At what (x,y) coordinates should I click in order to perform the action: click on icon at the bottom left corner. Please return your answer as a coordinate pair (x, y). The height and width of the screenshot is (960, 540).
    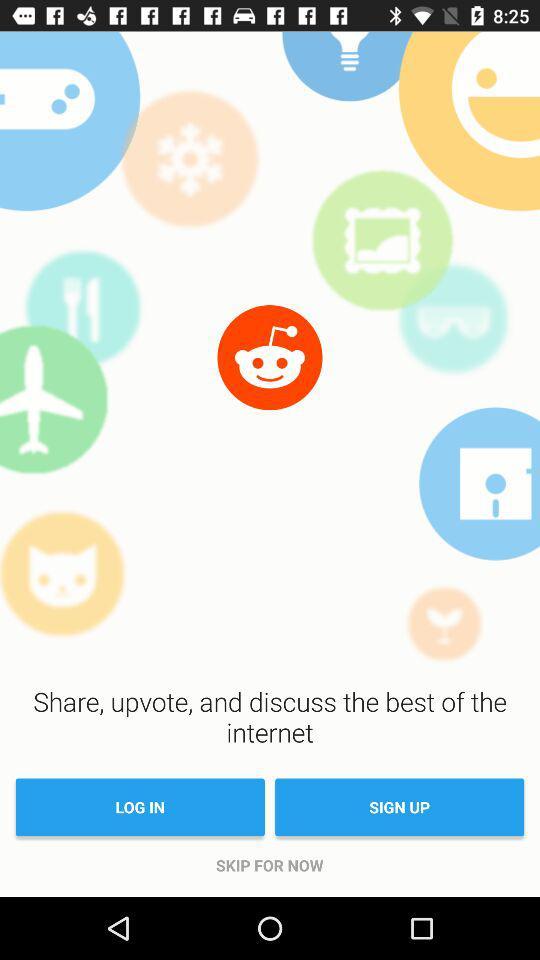
    Looking at the image, I should click on (139, 807).